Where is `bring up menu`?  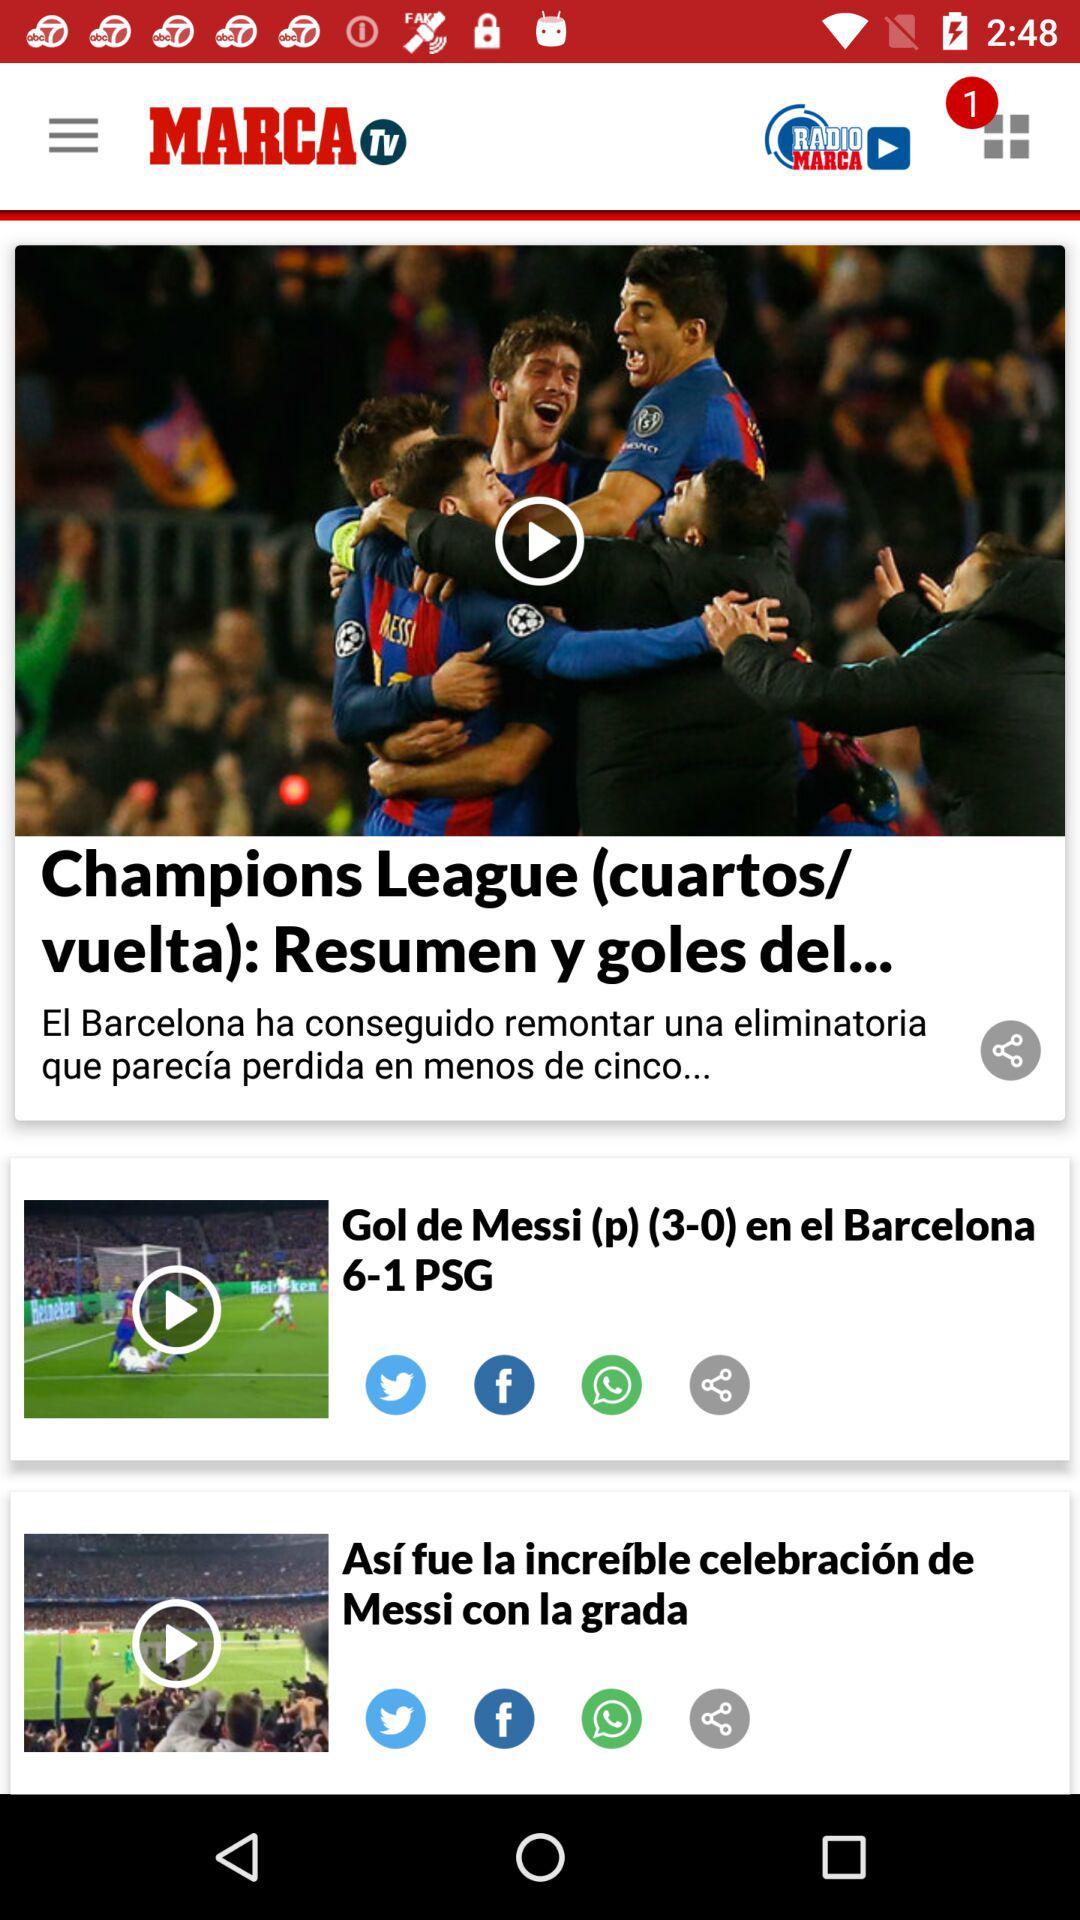
bring up menu is located at coordinates (1006, 135).